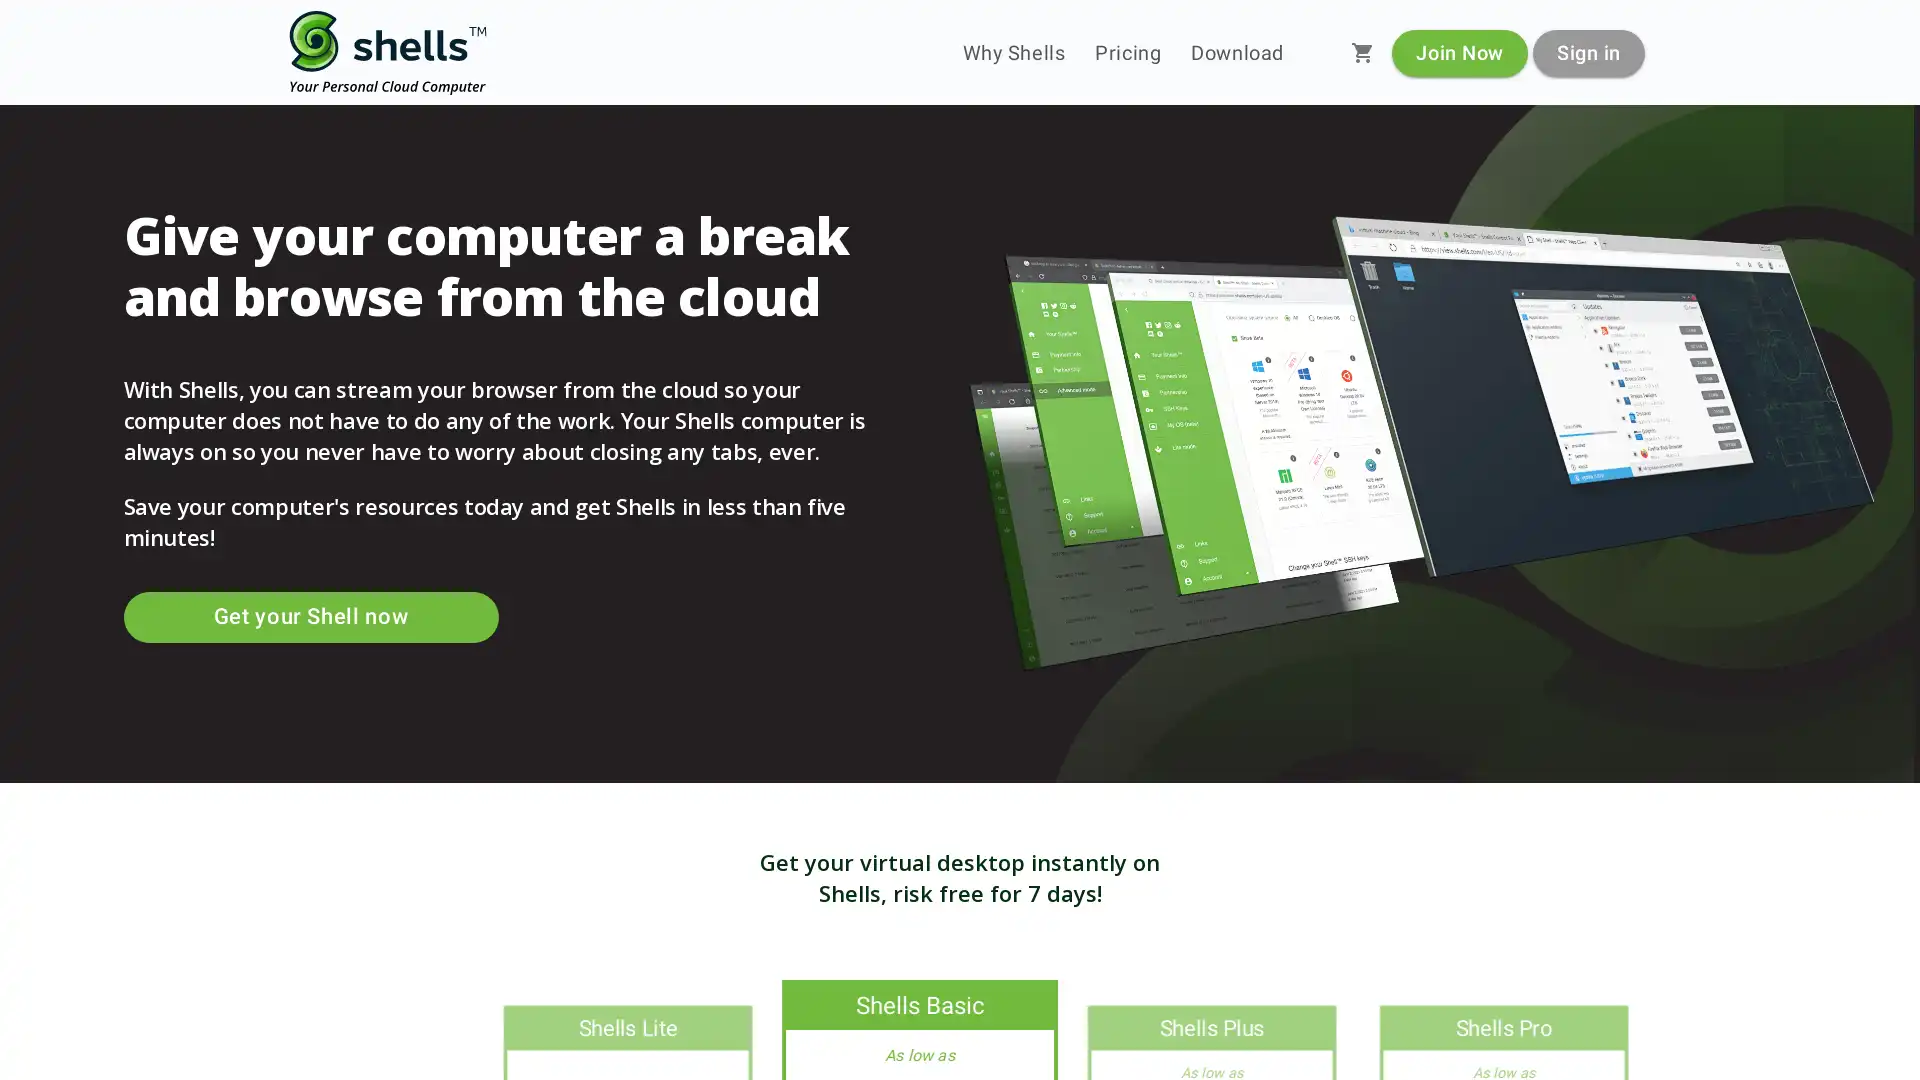 This screenshot has height=1080, width=1920. What do you see at coordinates (1362, 52) in the screenshot?
I see `cart` at bounding box center [1362, 52].